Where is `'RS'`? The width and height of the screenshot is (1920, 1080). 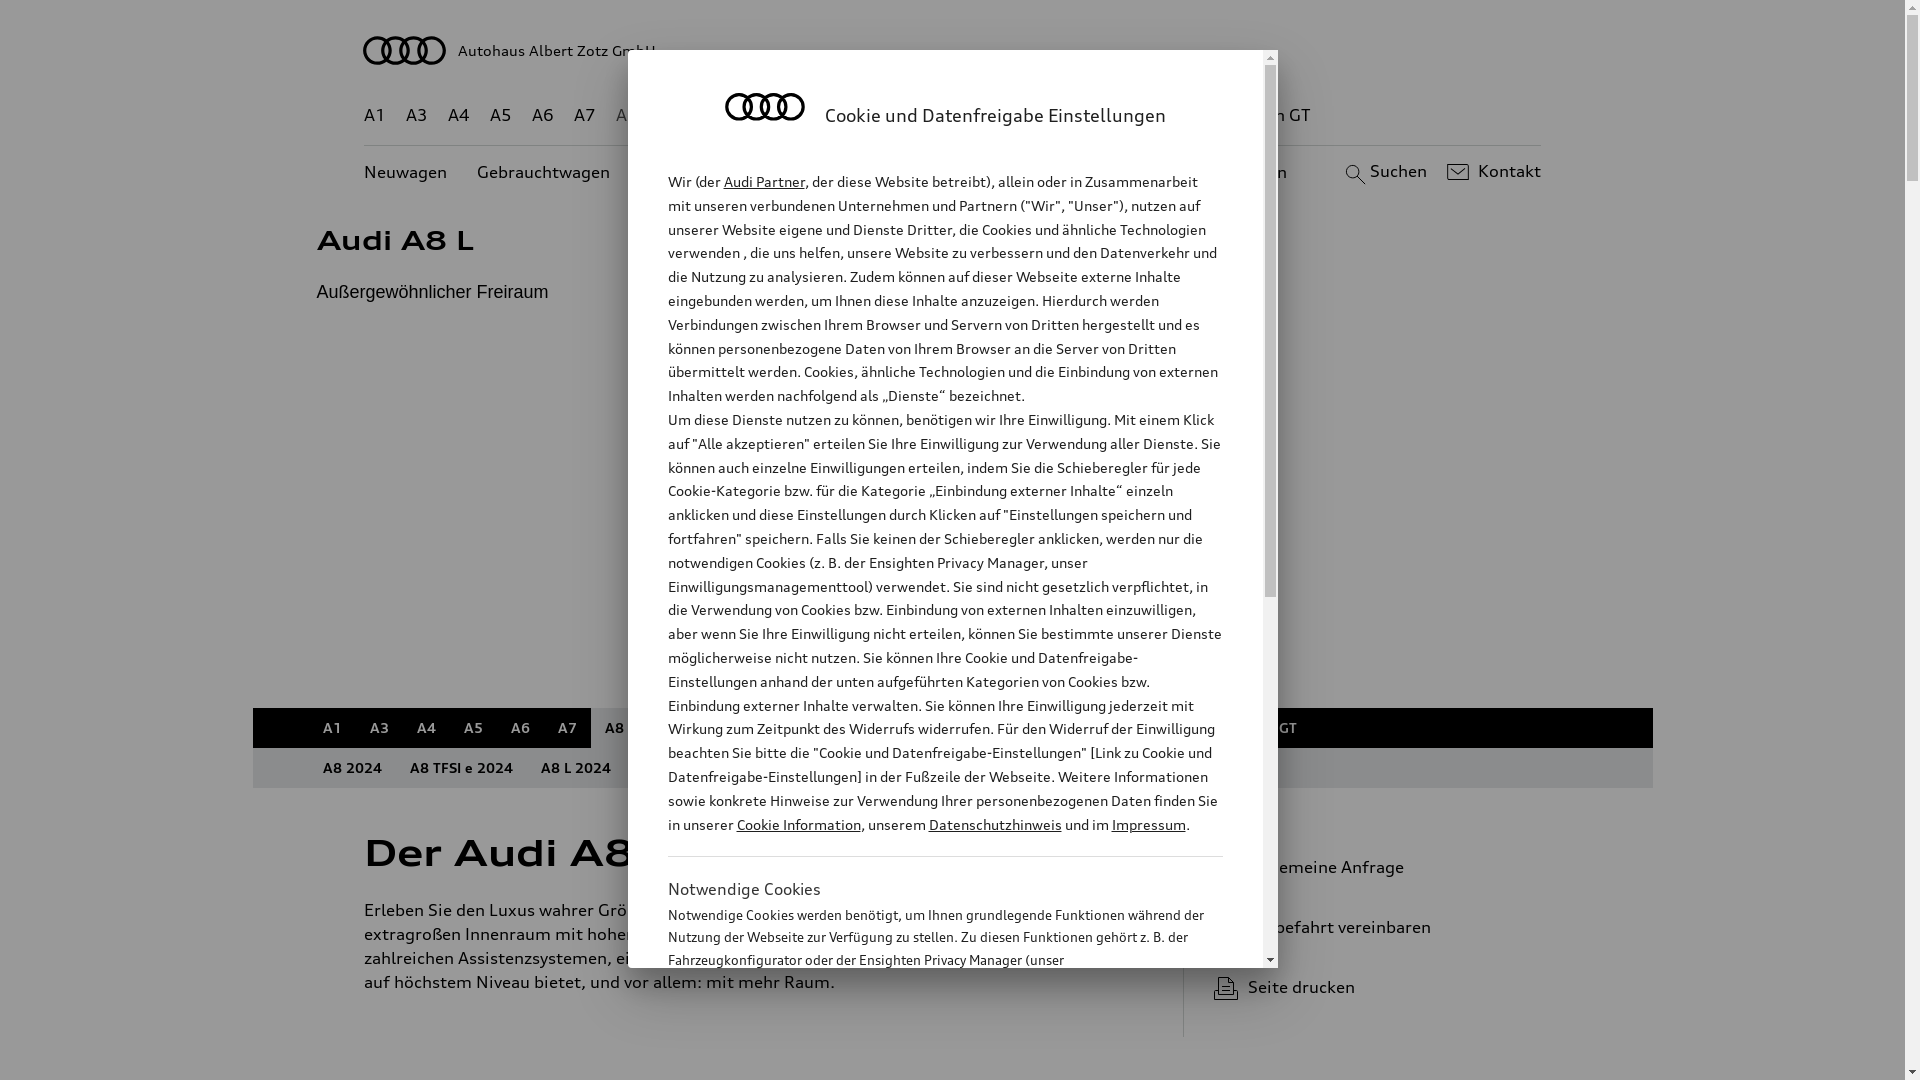
'RS' is located at coordinates (1135, 115).